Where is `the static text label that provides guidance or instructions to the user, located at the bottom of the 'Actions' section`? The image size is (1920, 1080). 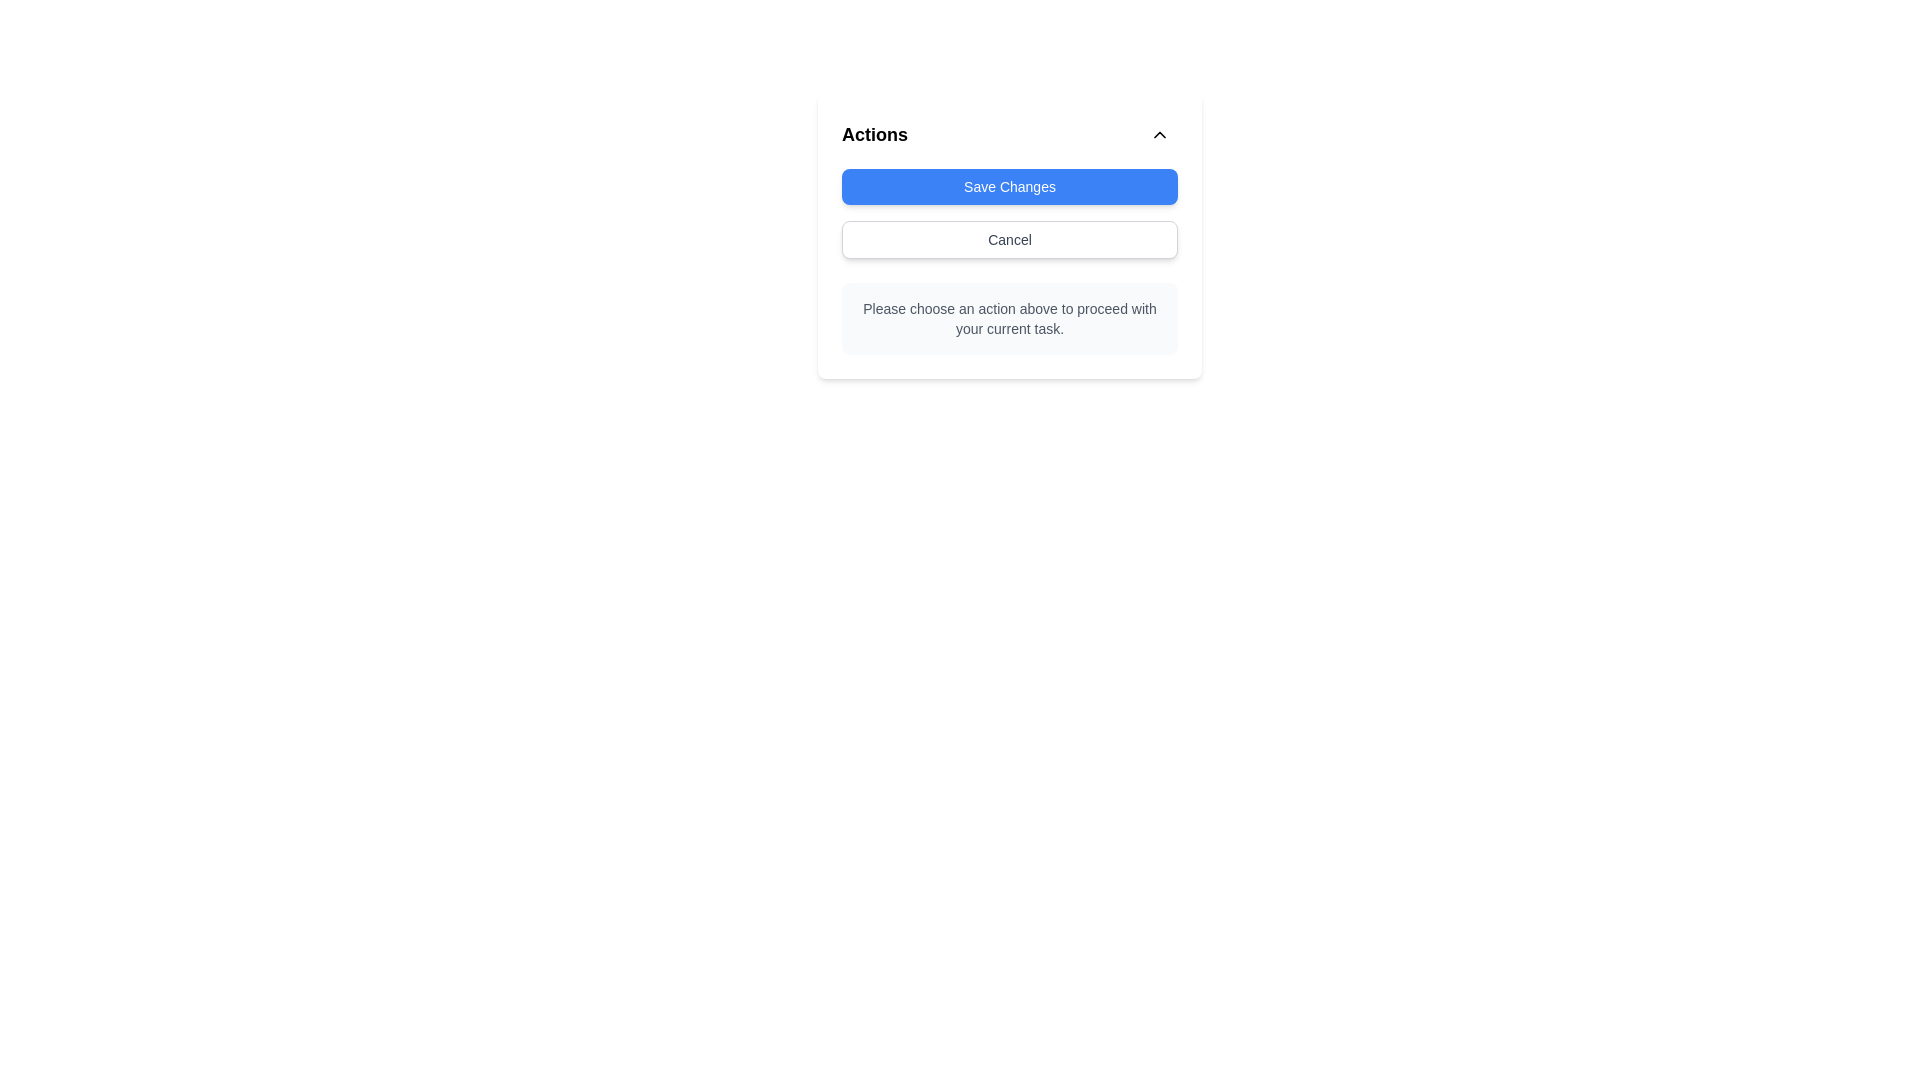 the static text label that provides guidance or instructions to the user, located at the bottom of the 'Actions' section is located at coordinates (1009, 318).